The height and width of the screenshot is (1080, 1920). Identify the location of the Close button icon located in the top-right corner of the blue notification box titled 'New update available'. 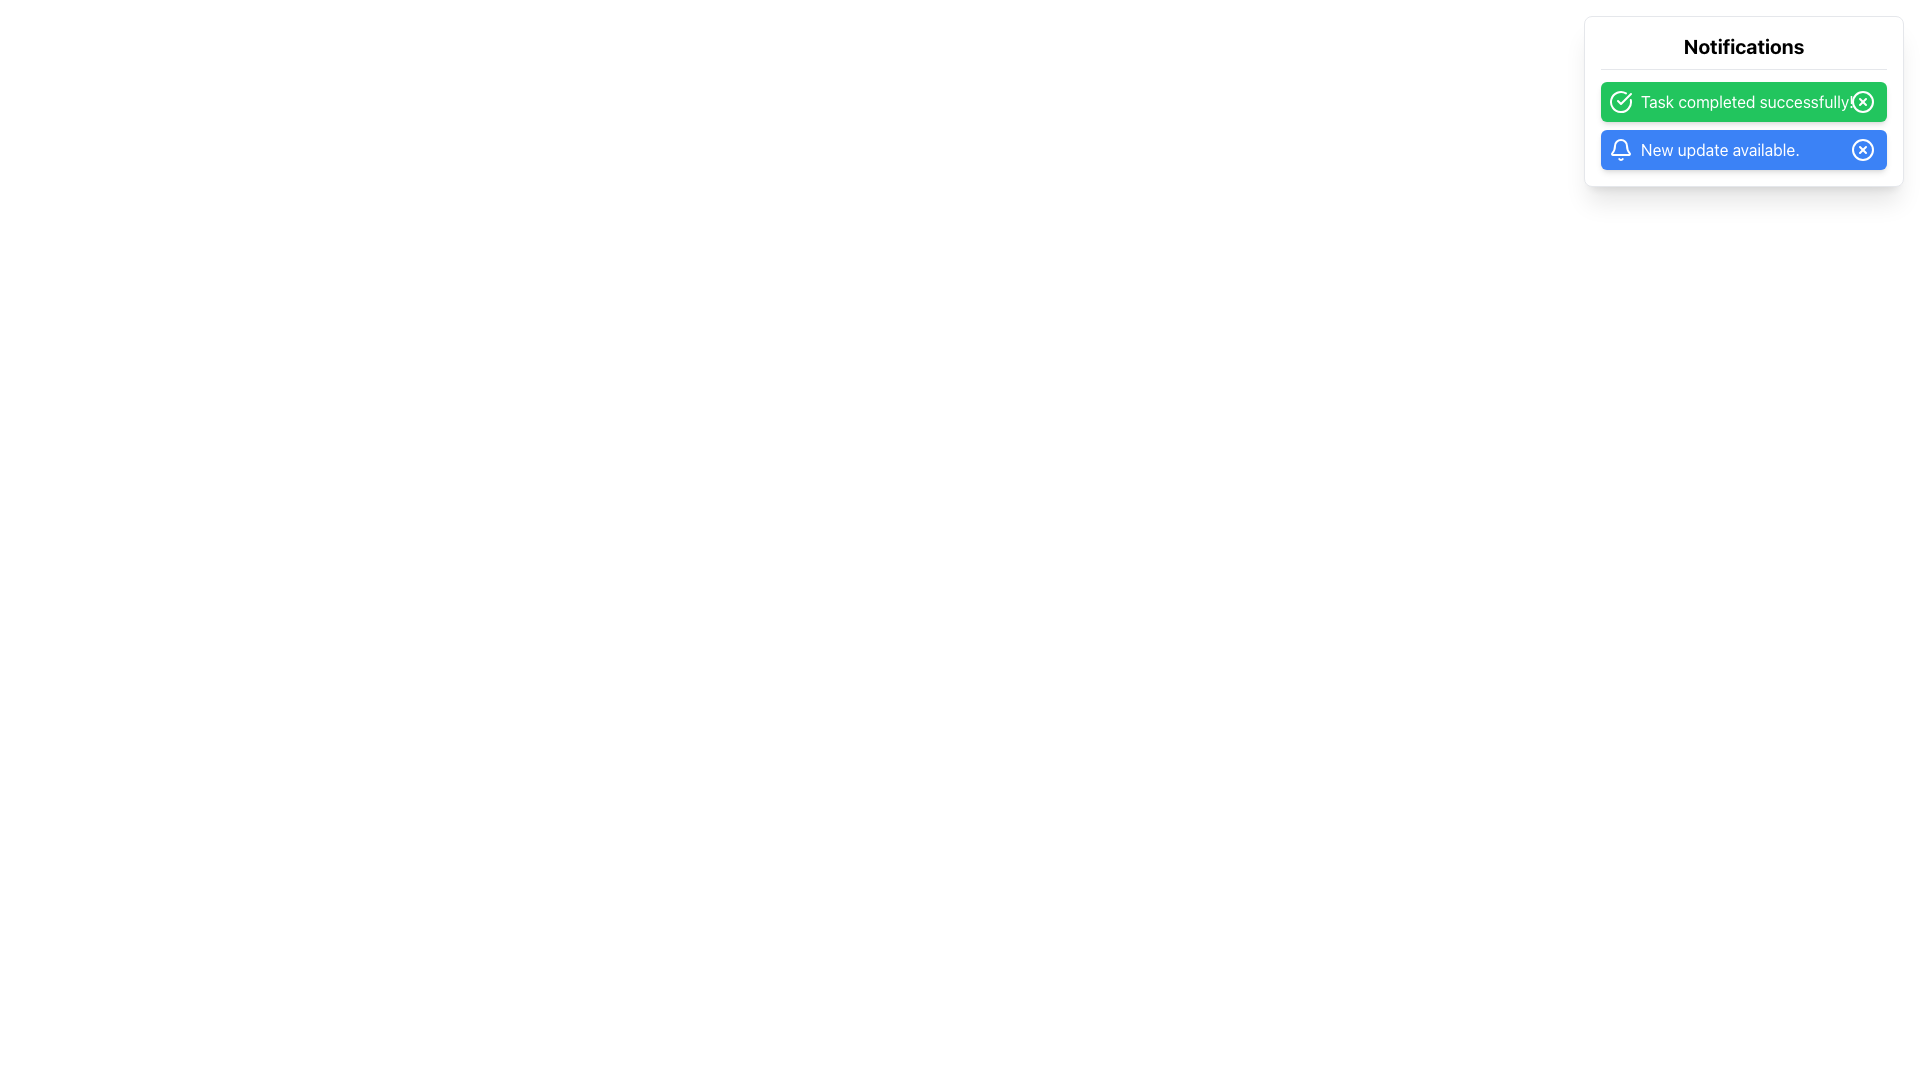
(1861, 149).